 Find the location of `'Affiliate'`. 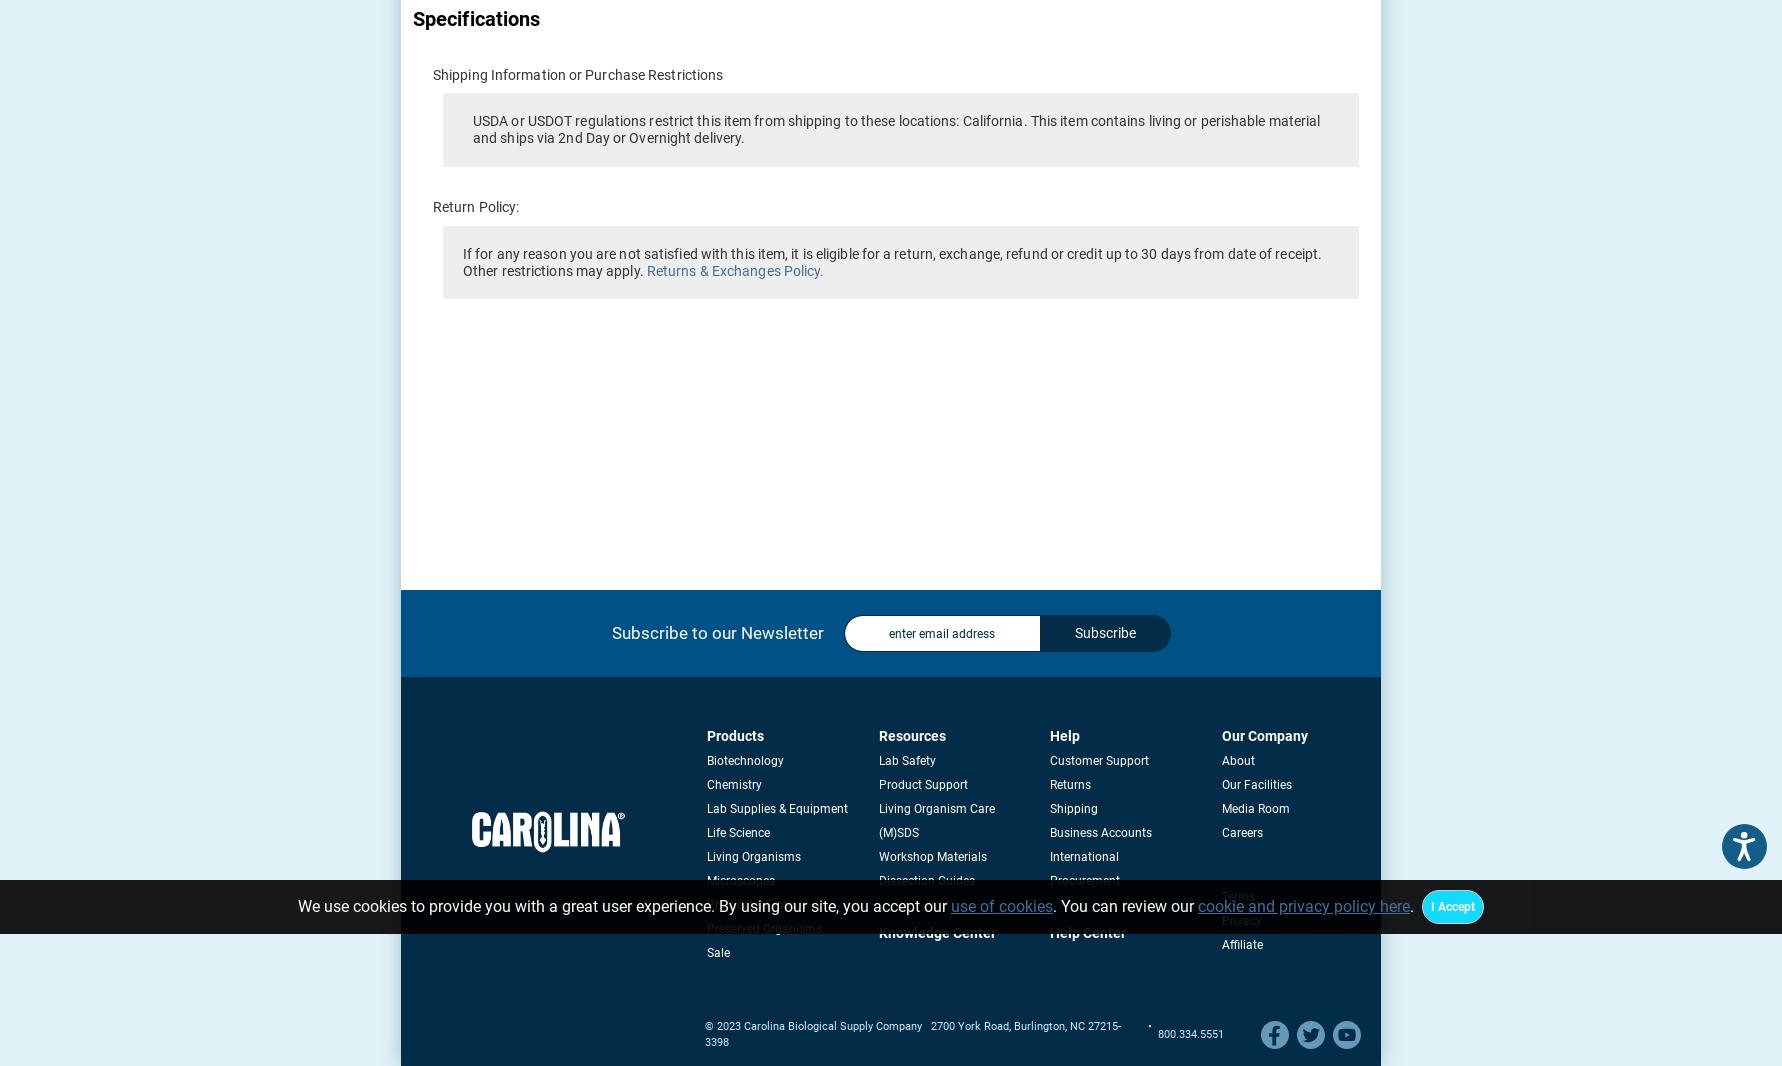

'Affiliate' is located at coordinates (1240, 945).